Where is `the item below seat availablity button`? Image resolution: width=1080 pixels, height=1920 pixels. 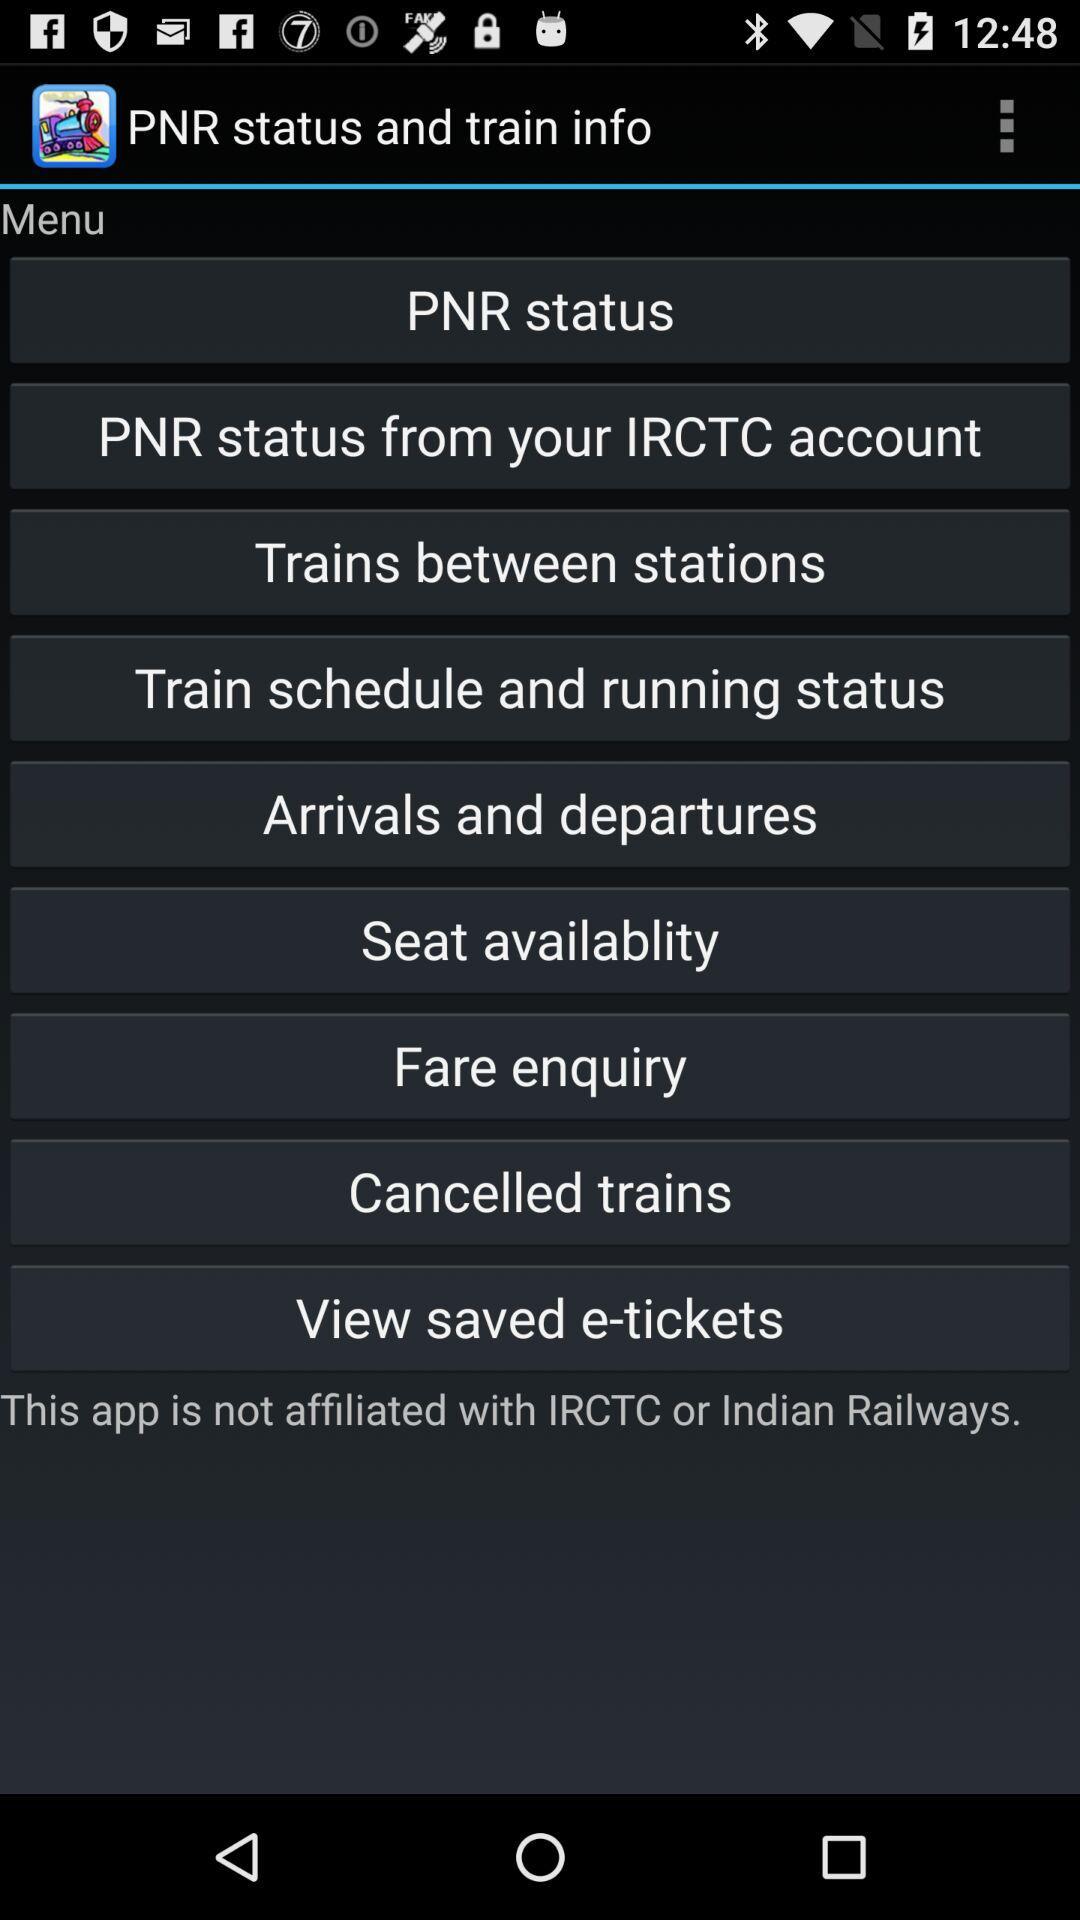 the item below seat availablity button is located at coordinates (540, 1064).